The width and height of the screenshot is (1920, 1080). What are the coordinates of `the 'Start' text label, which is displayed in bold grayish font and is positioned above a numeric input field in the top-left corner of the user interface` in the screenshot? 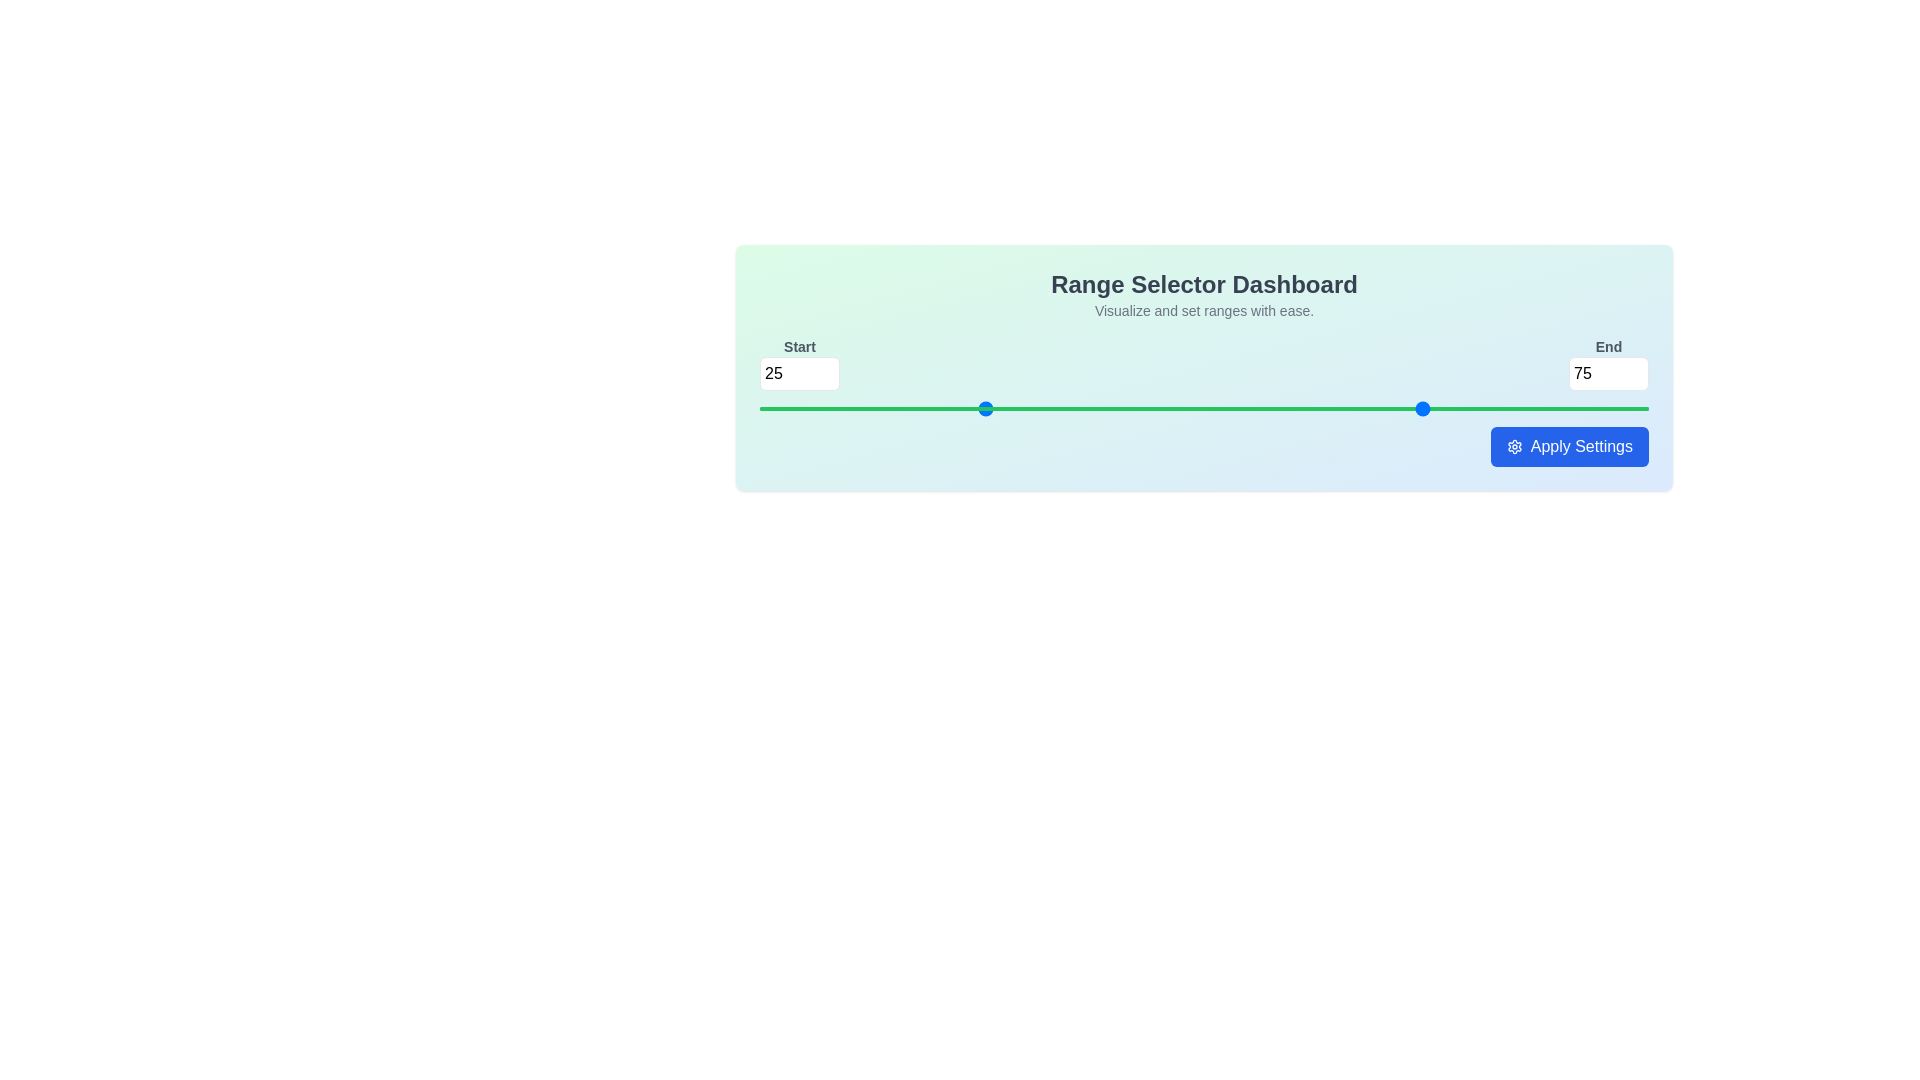 It's located at (800, 346).